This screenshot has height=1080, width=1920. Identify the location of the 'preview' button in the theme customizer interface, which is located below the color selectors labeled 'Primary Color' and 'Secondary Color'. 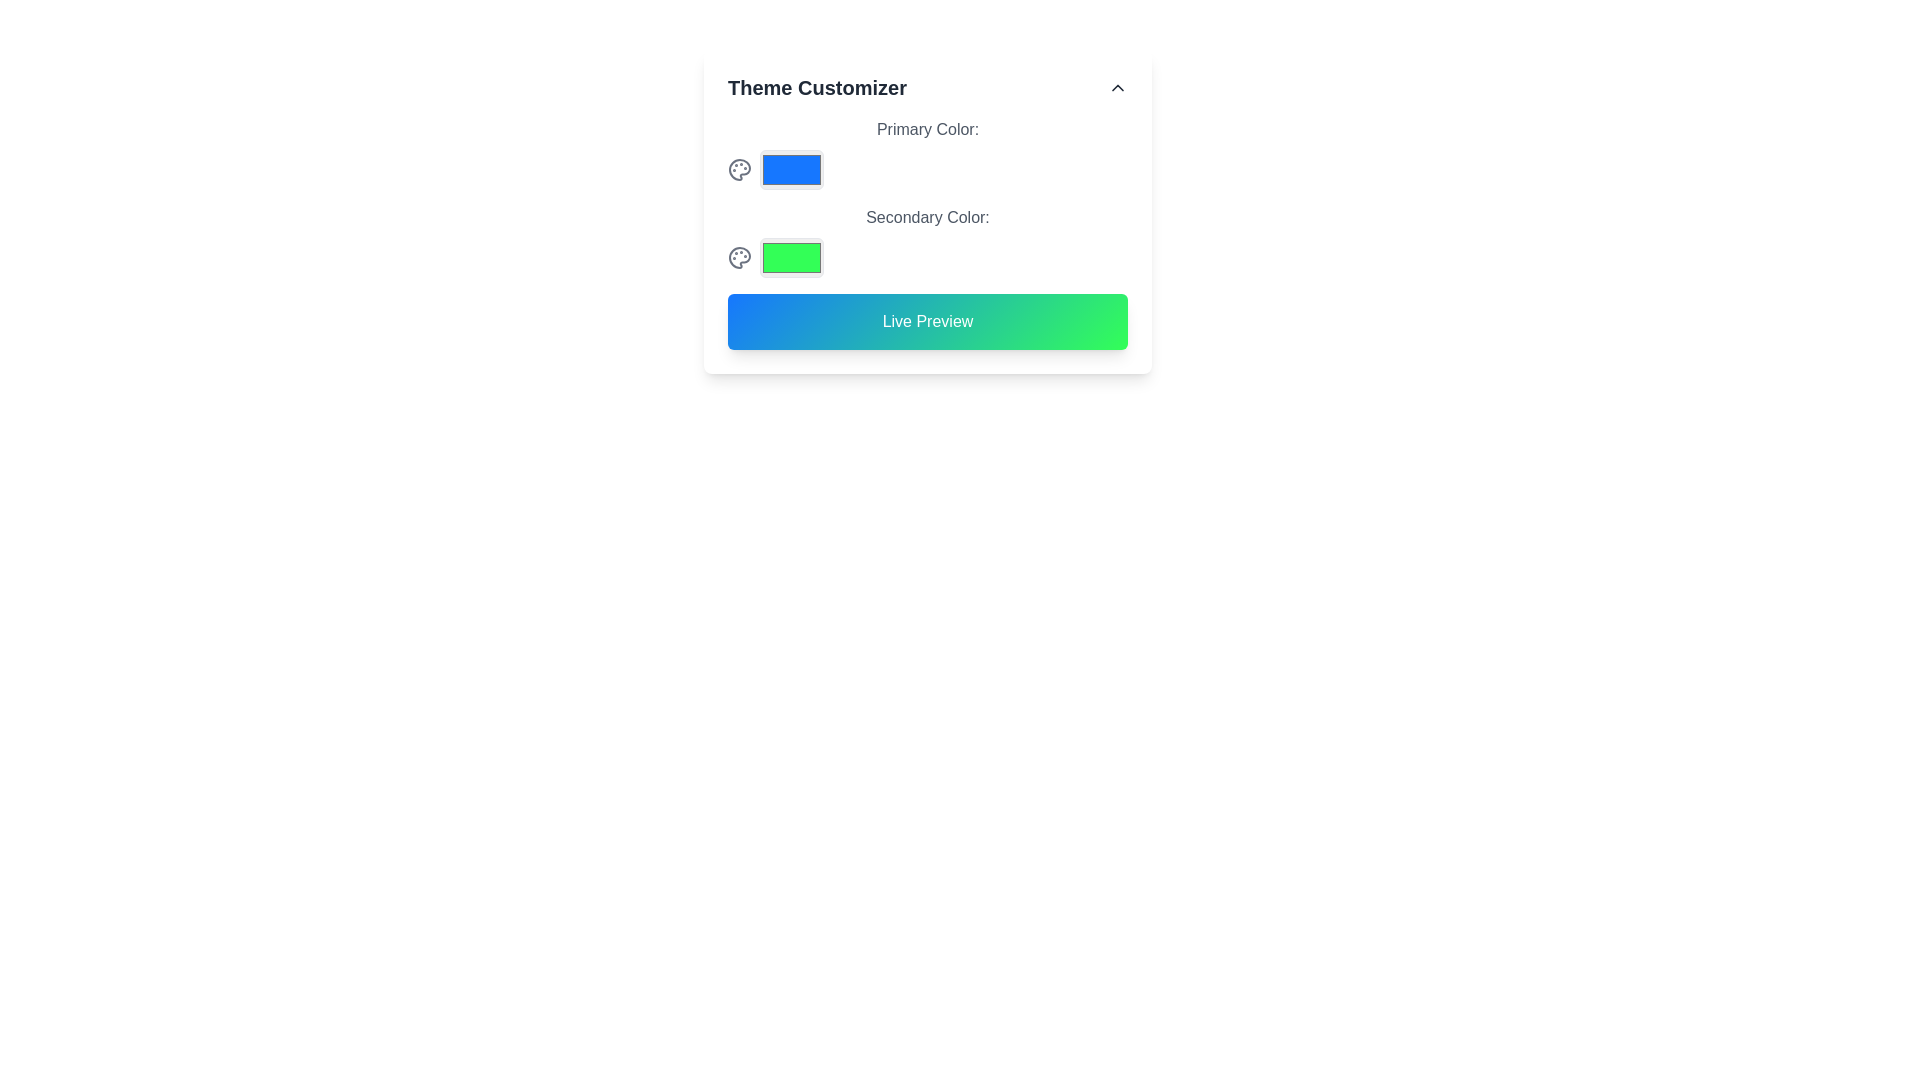
(926, 320).